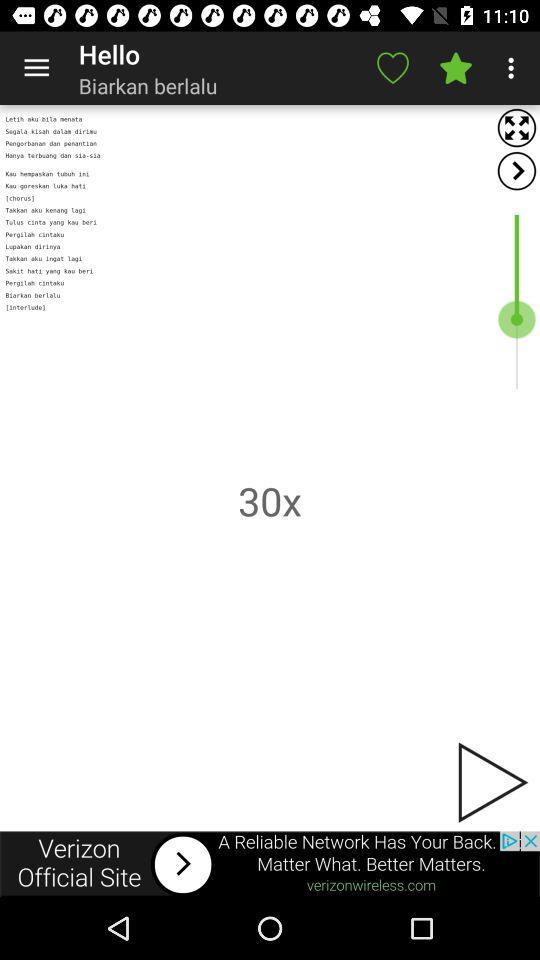  What do you see at coordinates (490, 782) in the screenshot?
I see `next page` at bounding box center [490, 782].